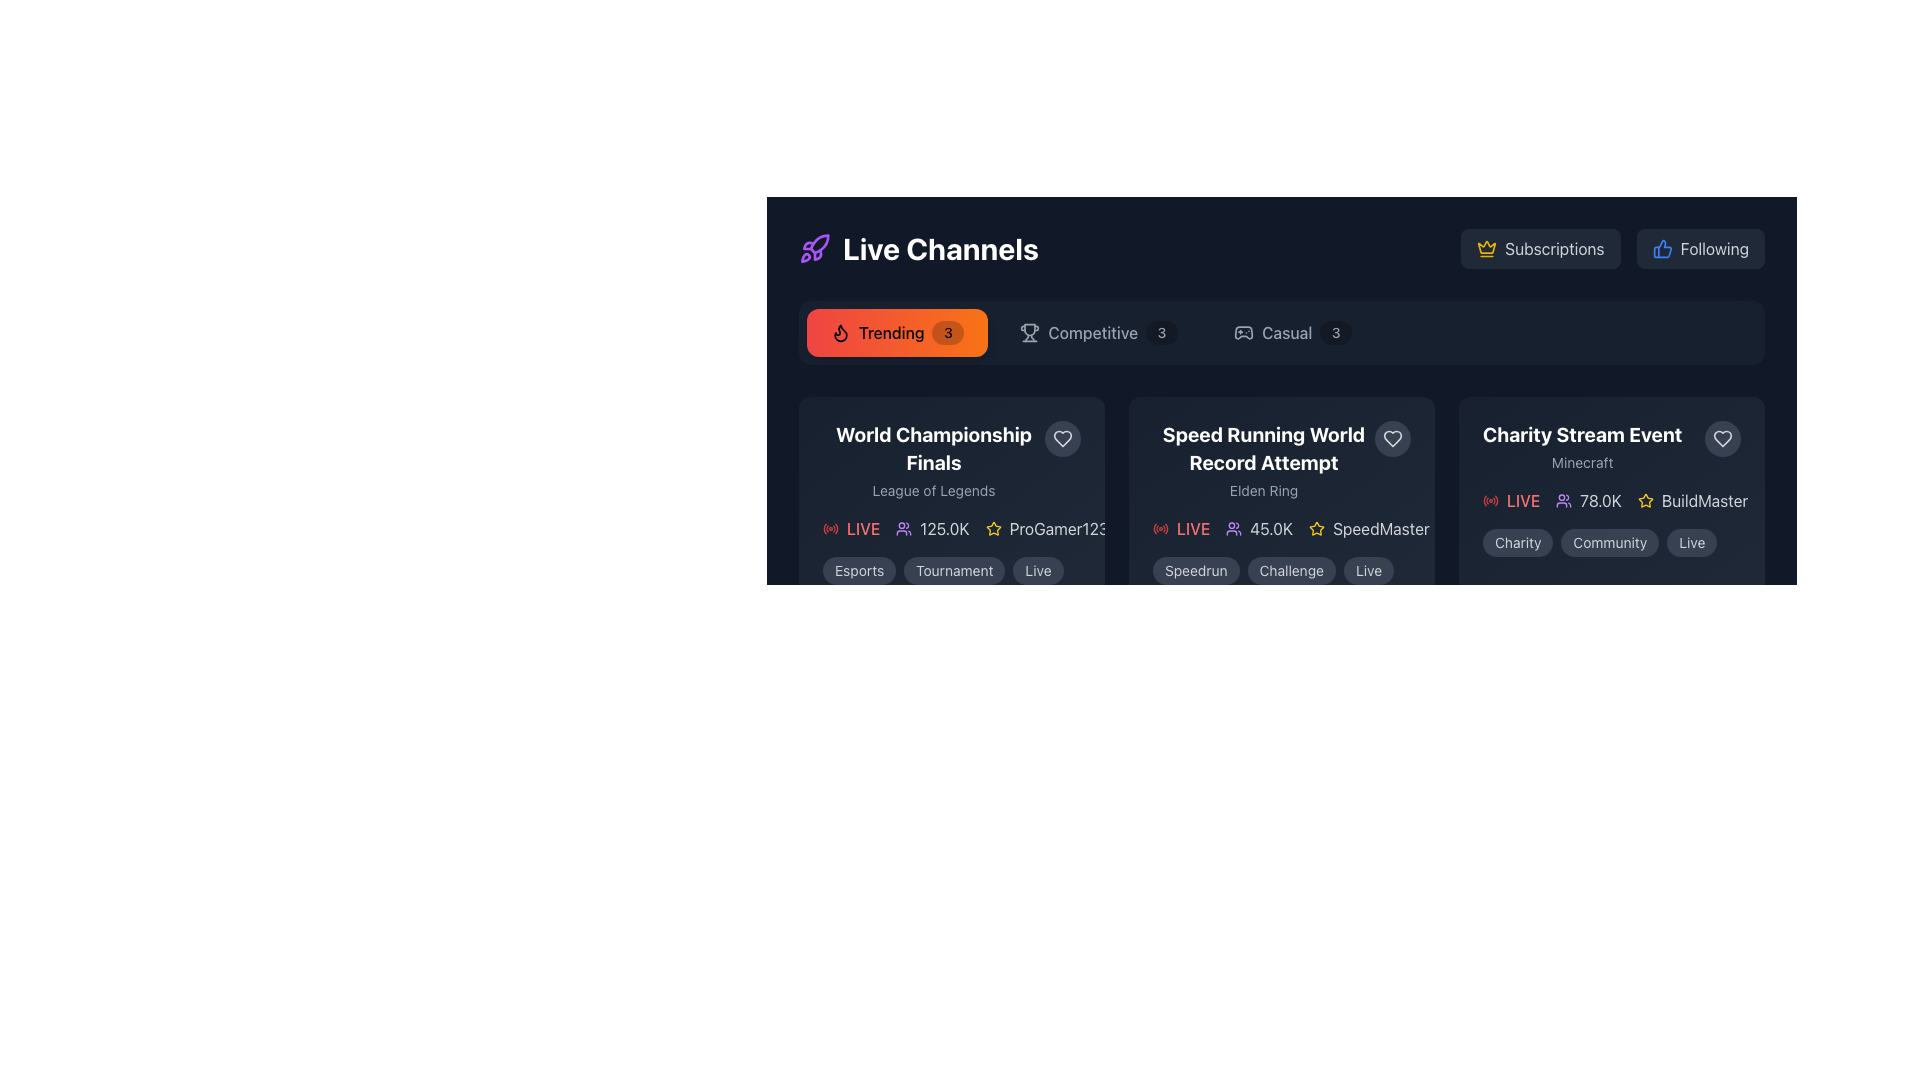 The image size is (1920, 1080). Describe the element at coordinates (1061, 438) in the screenshot. I see `the 'like' or 'favorite' button located in the upper-right area of the 'World Championship Finals' card` at that location.